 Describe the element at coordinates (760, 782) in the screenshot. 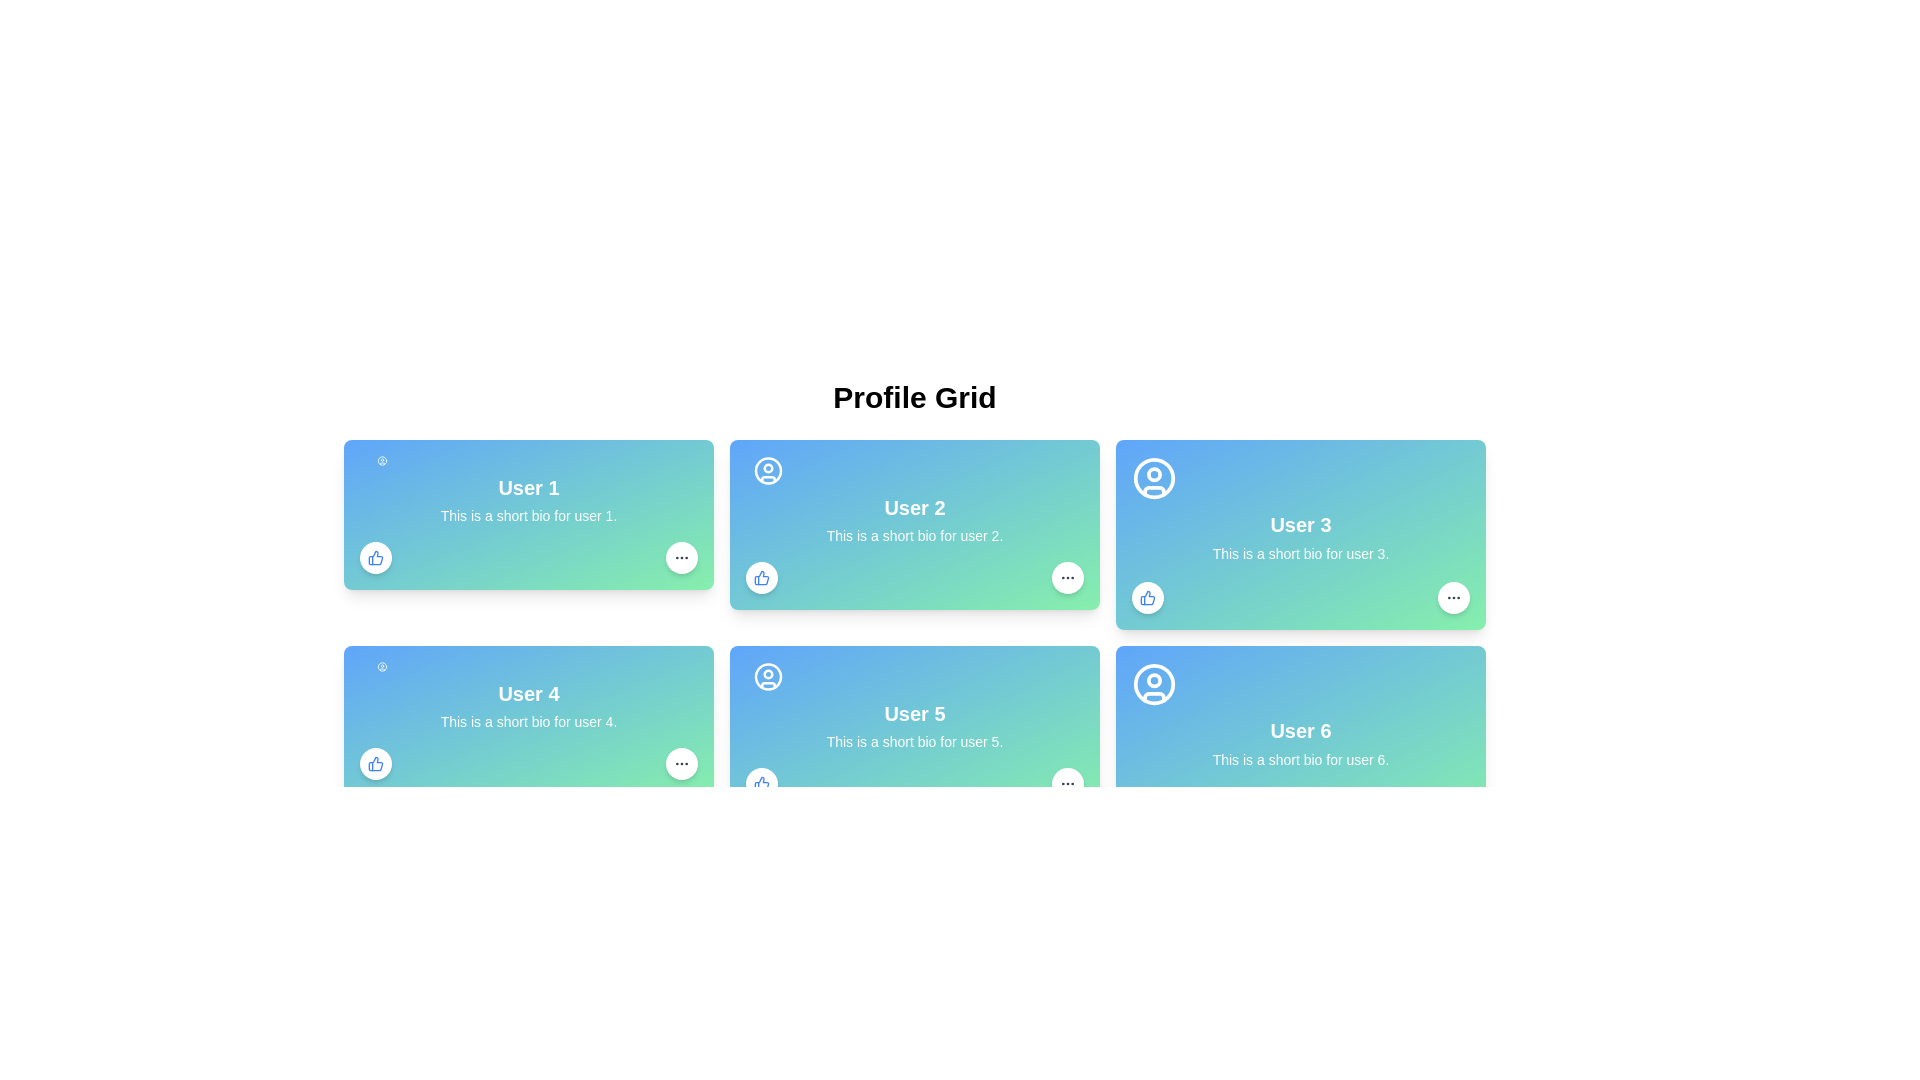

I see `the blue thumbs-up icon located in the bottom left corner of 'User 5's profile card` at that location.